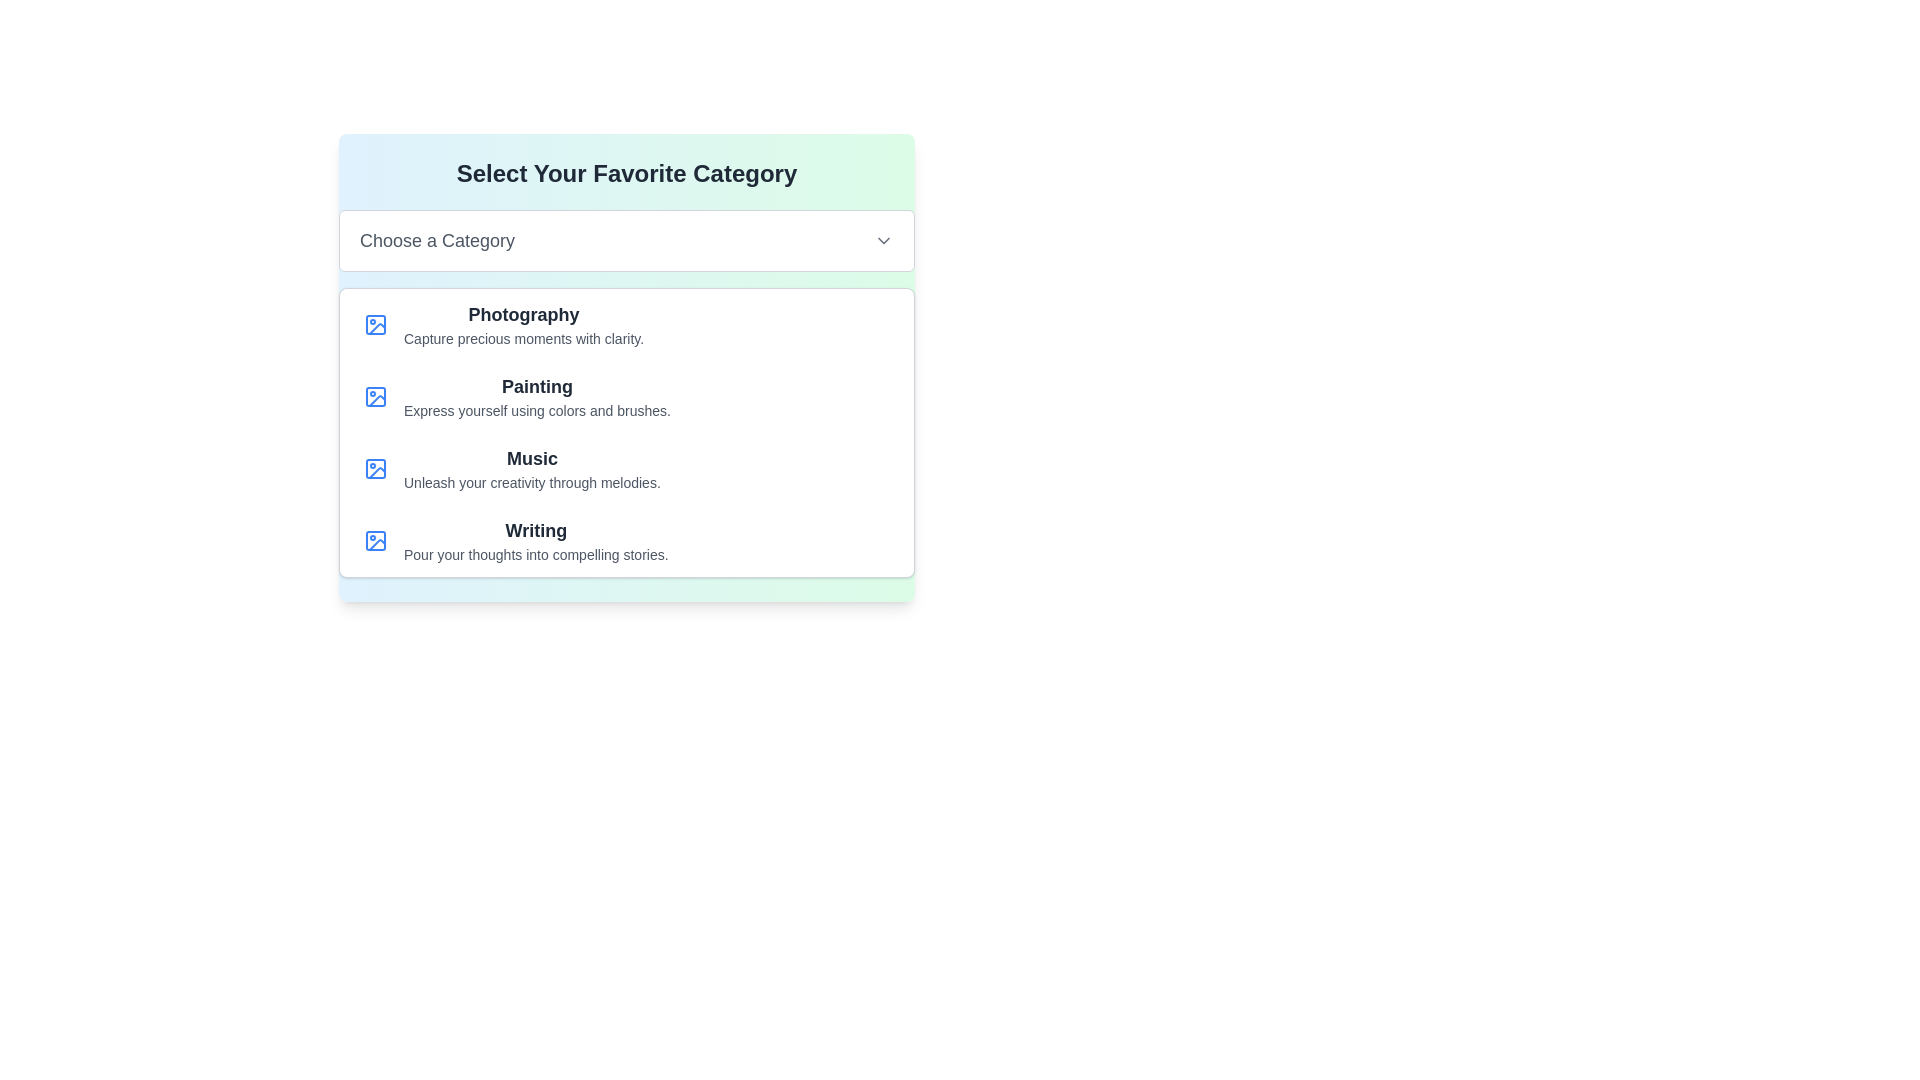  Describe the element at coordinates (532, 459) in the screenshot. I see `text of the bold, black 'Music' label, which is the third item in a vertical list of categories, located between 'Painting' and 'Writing'` at that location.